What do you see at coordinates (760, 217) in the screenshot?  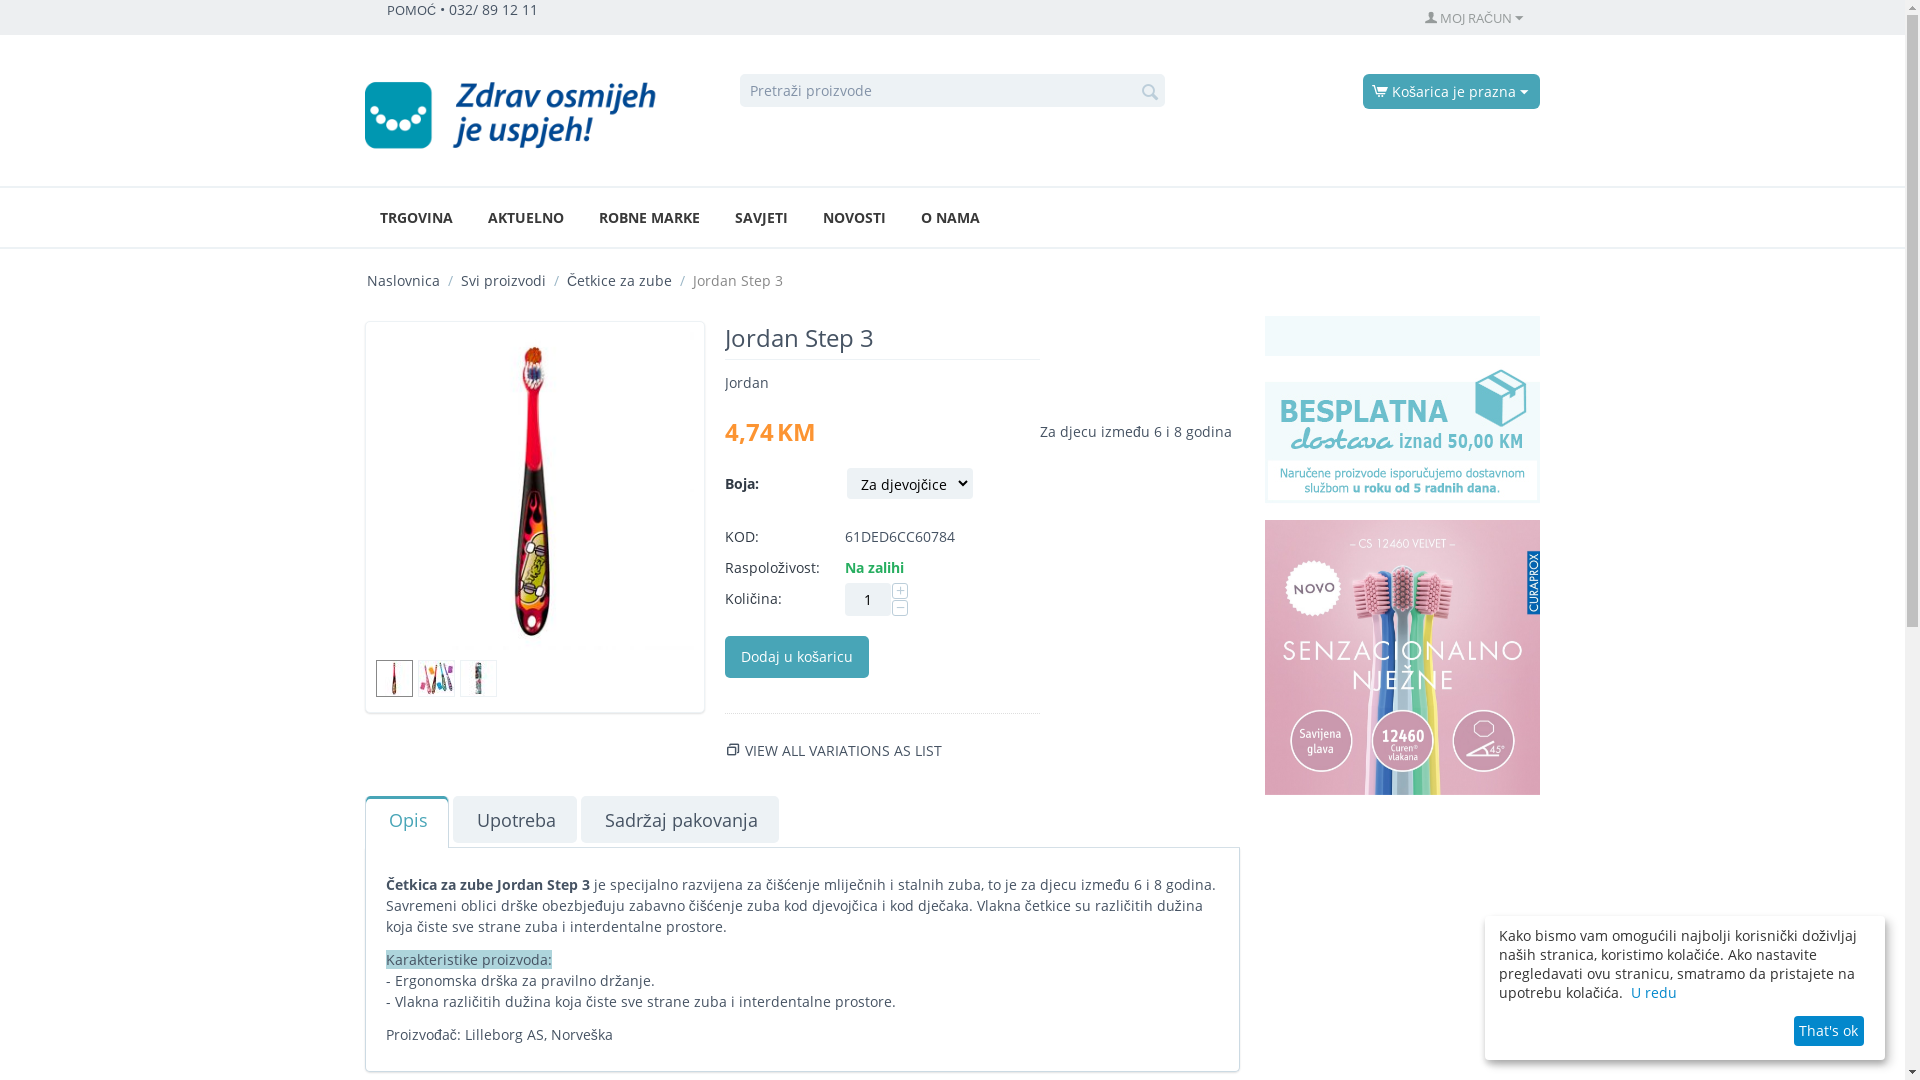 I see `'SAVJETI'` at bounding box center [760, 217].